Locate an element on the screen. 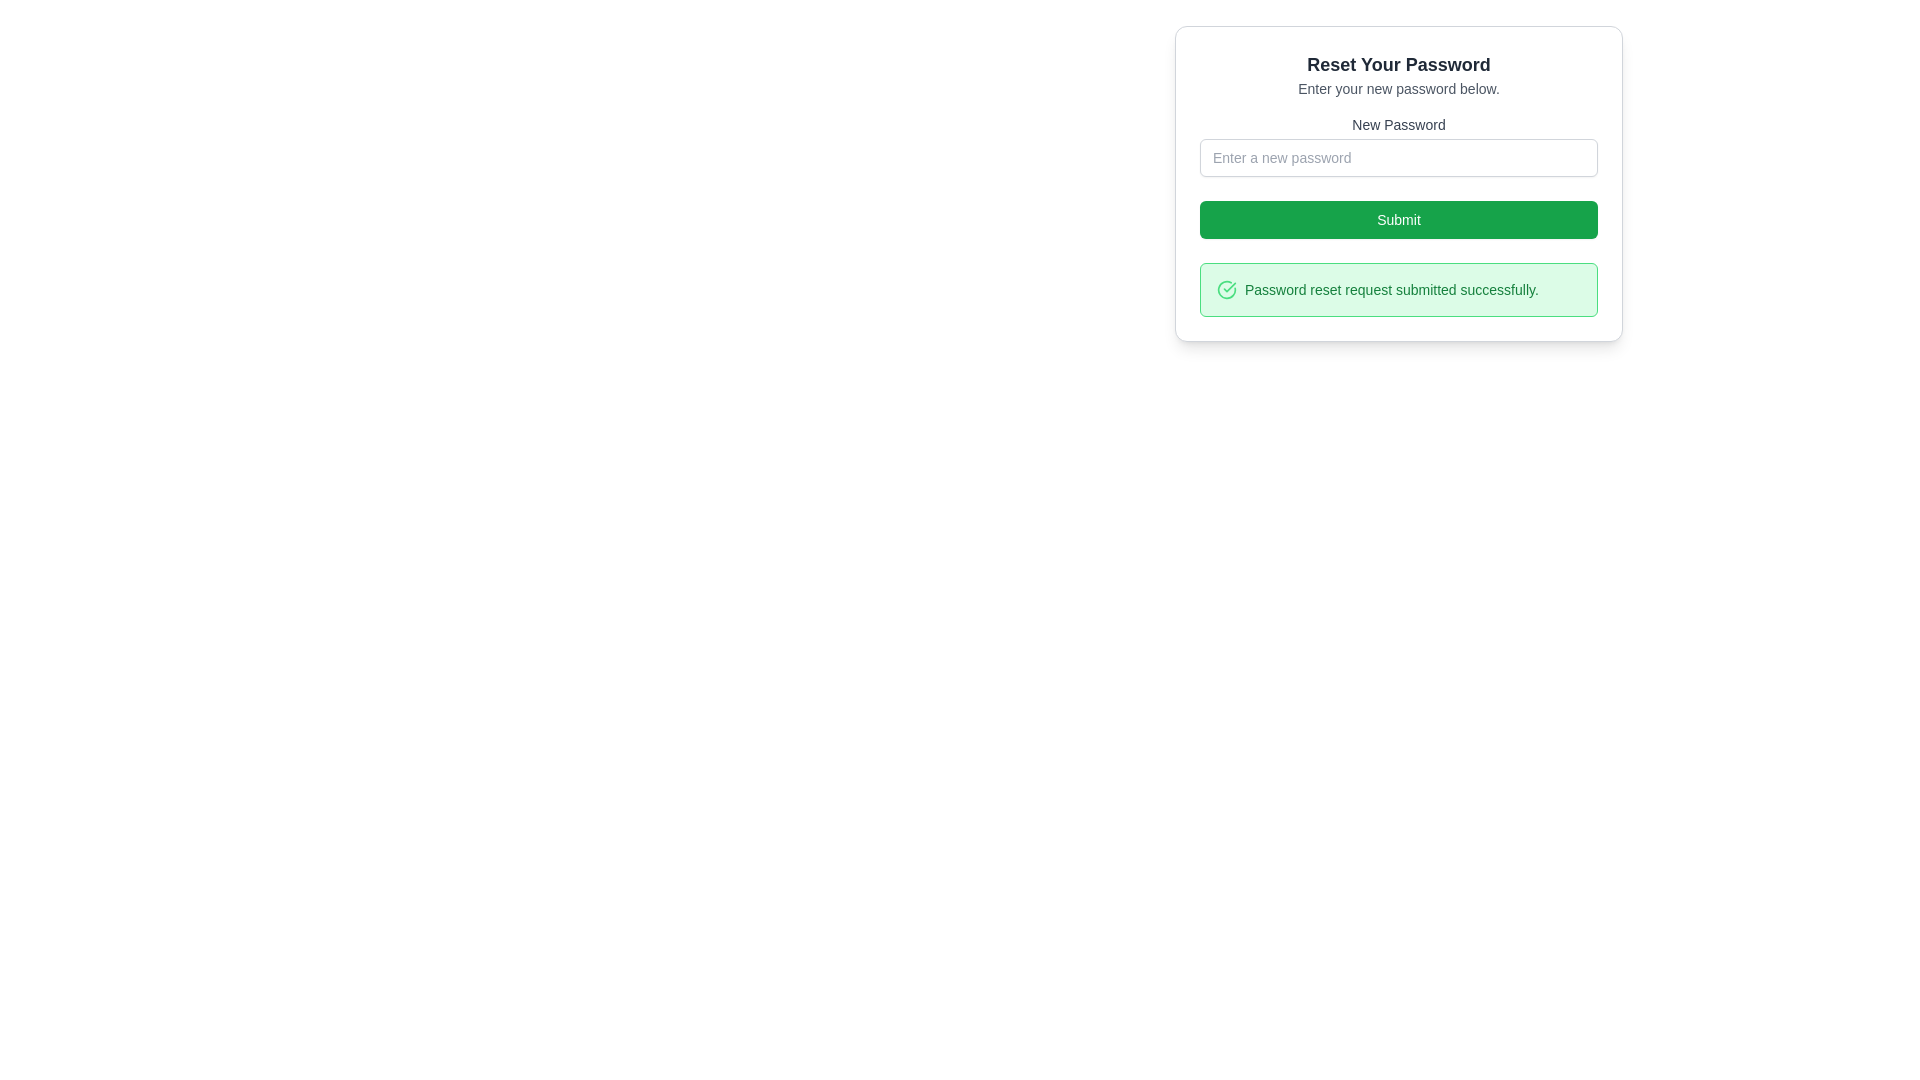 This screenshot has width=1920, height=1080. the password reset button located below the 'Enter a new password' input field is located at coordinates (1397, 219).